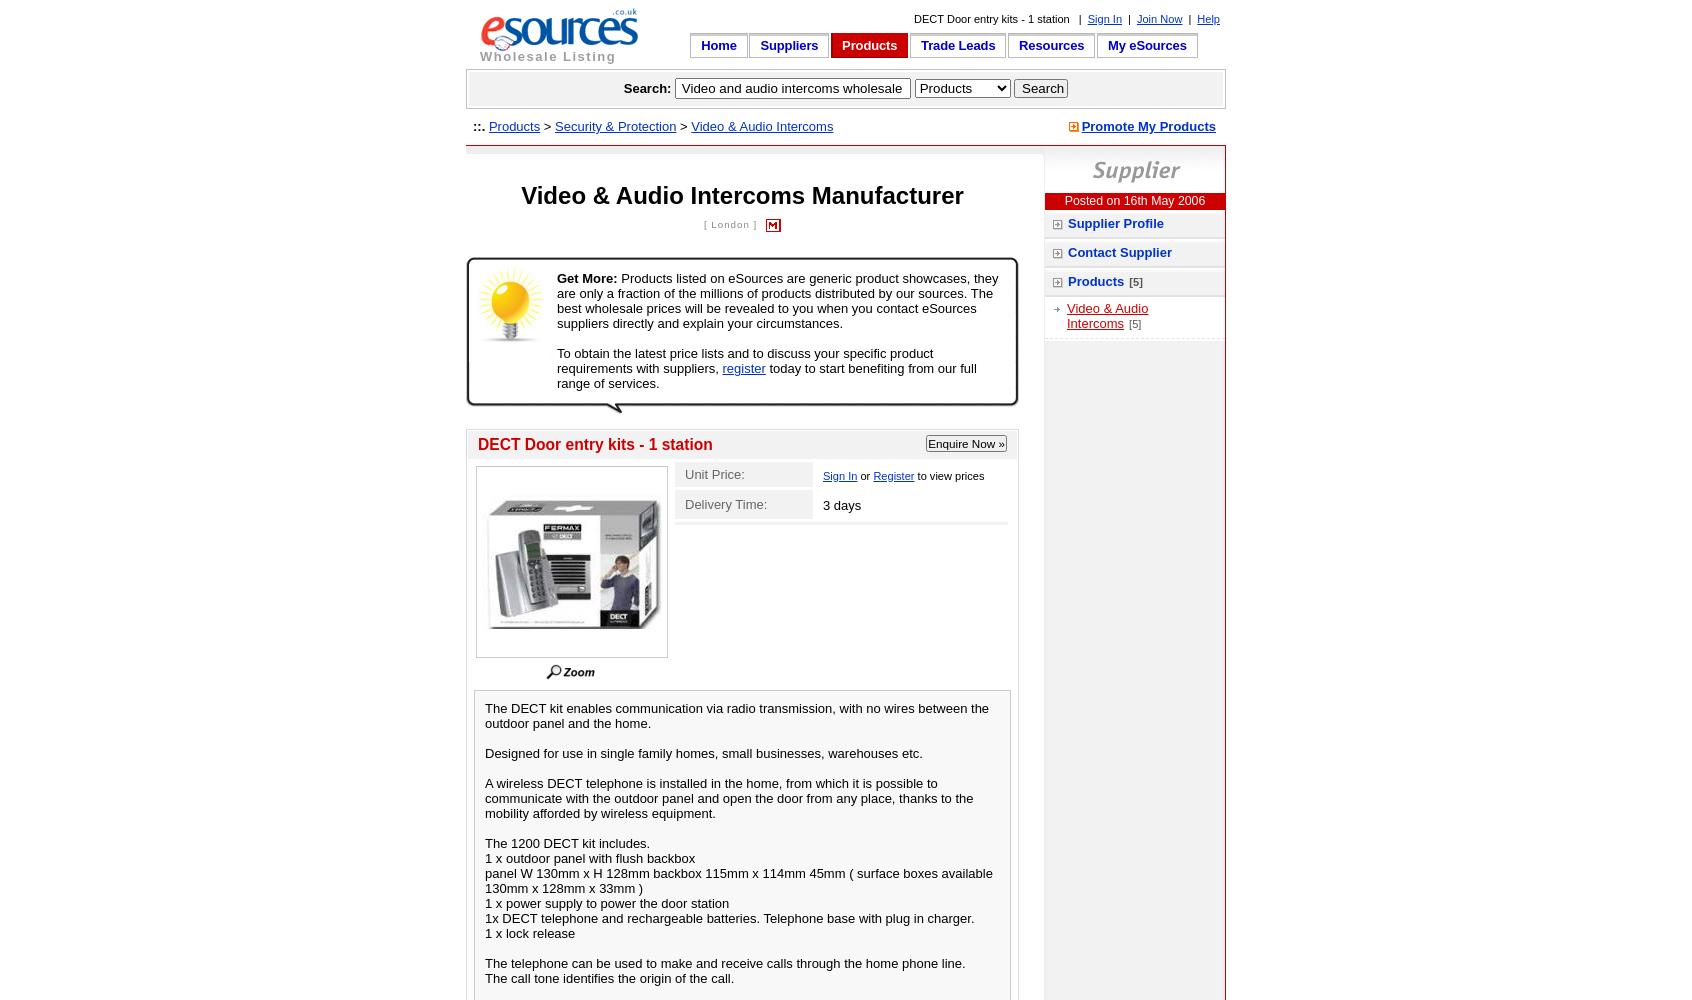 This screenshot has height=1000, width=1692. Describe the element at coordinates (479, 56) in the screenshot. I see `'Wholesale Listing'` at that location.